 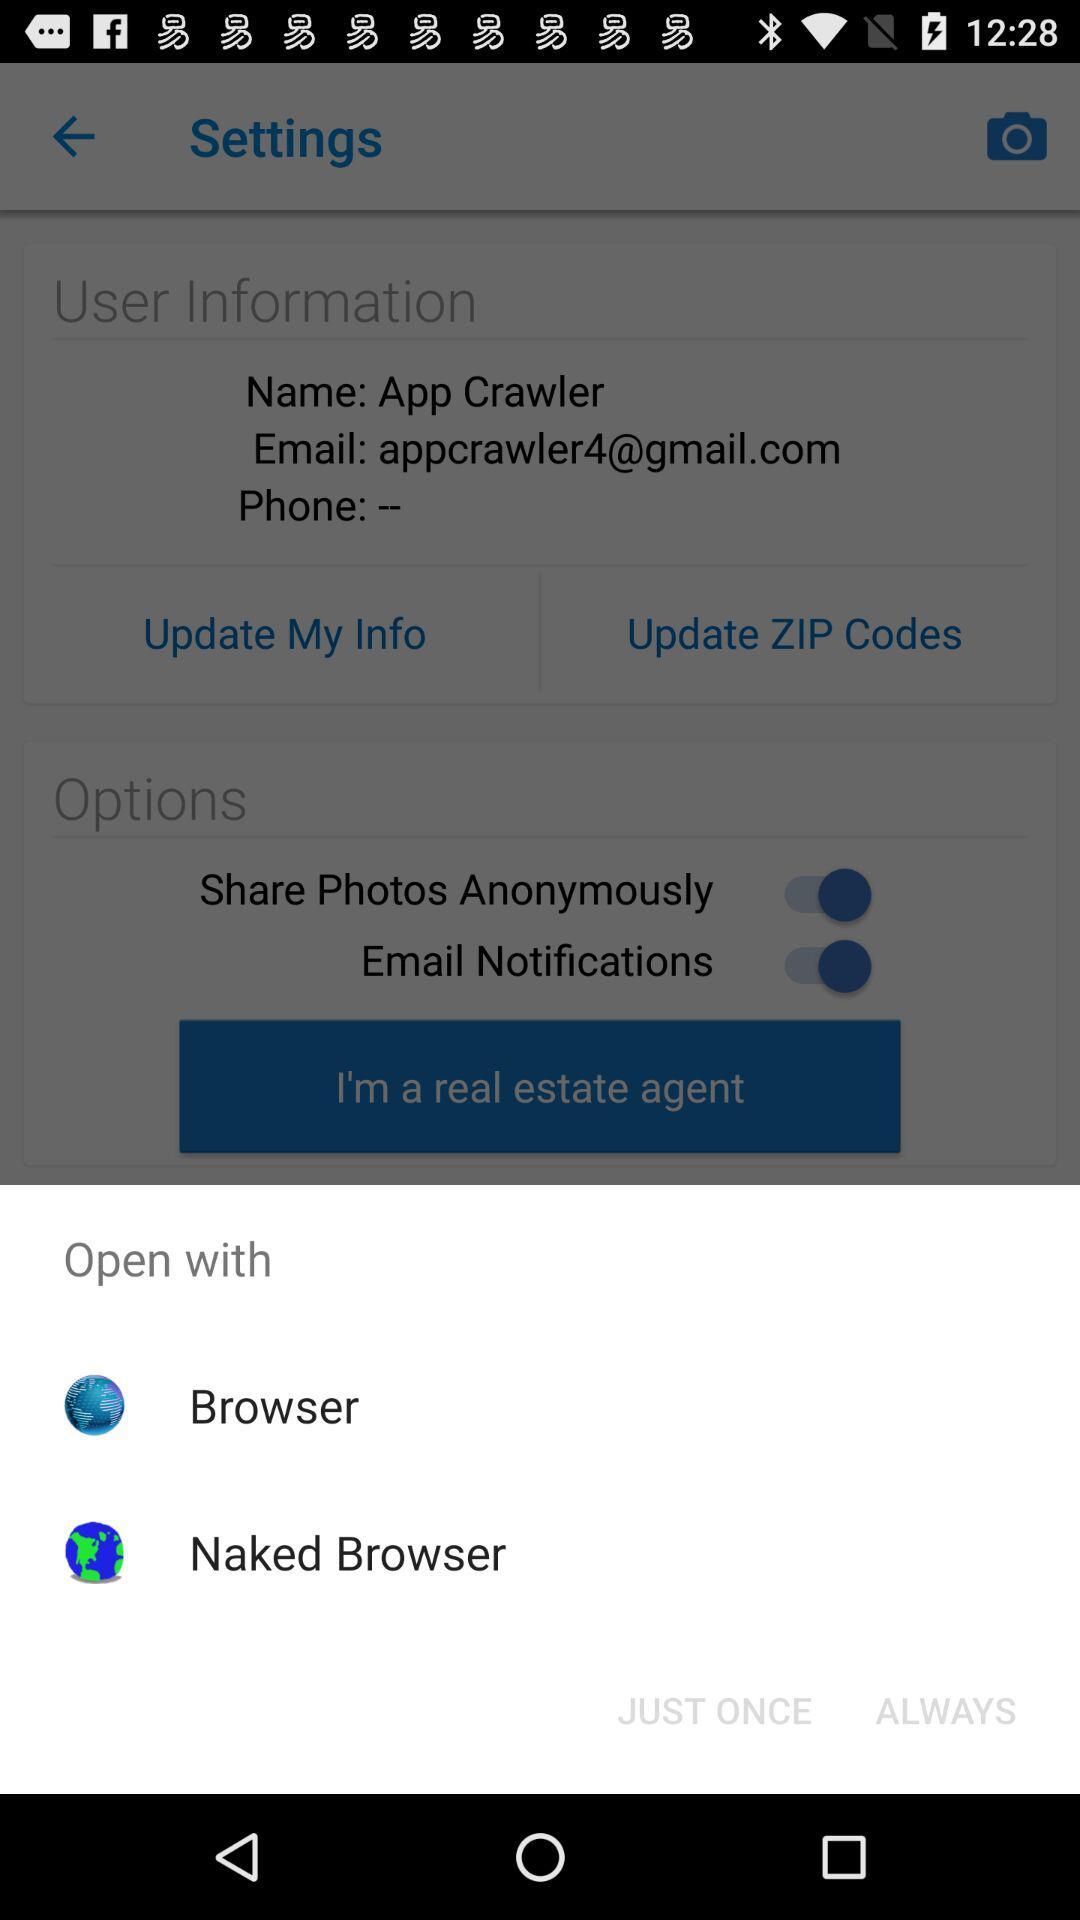 I want to click on the always icon, so click(x=945, y=1708).